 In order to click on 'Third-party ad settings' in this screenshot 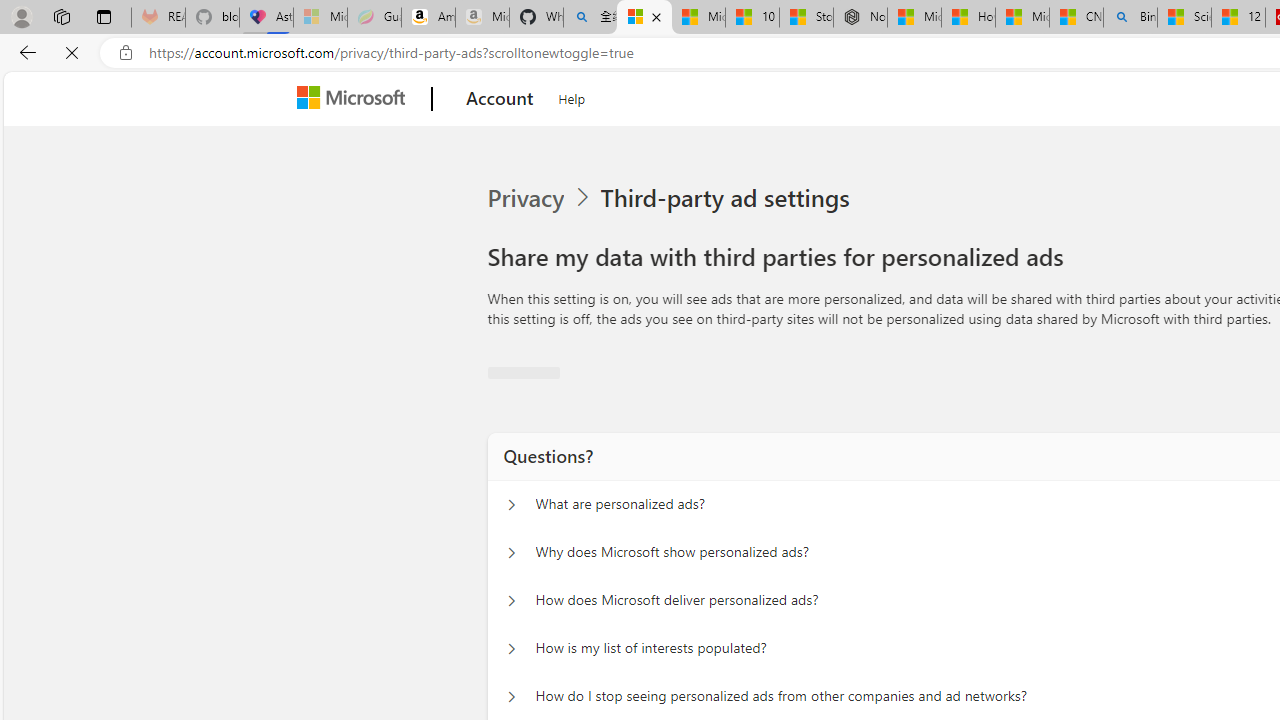, I will do `click(728, 198)`.